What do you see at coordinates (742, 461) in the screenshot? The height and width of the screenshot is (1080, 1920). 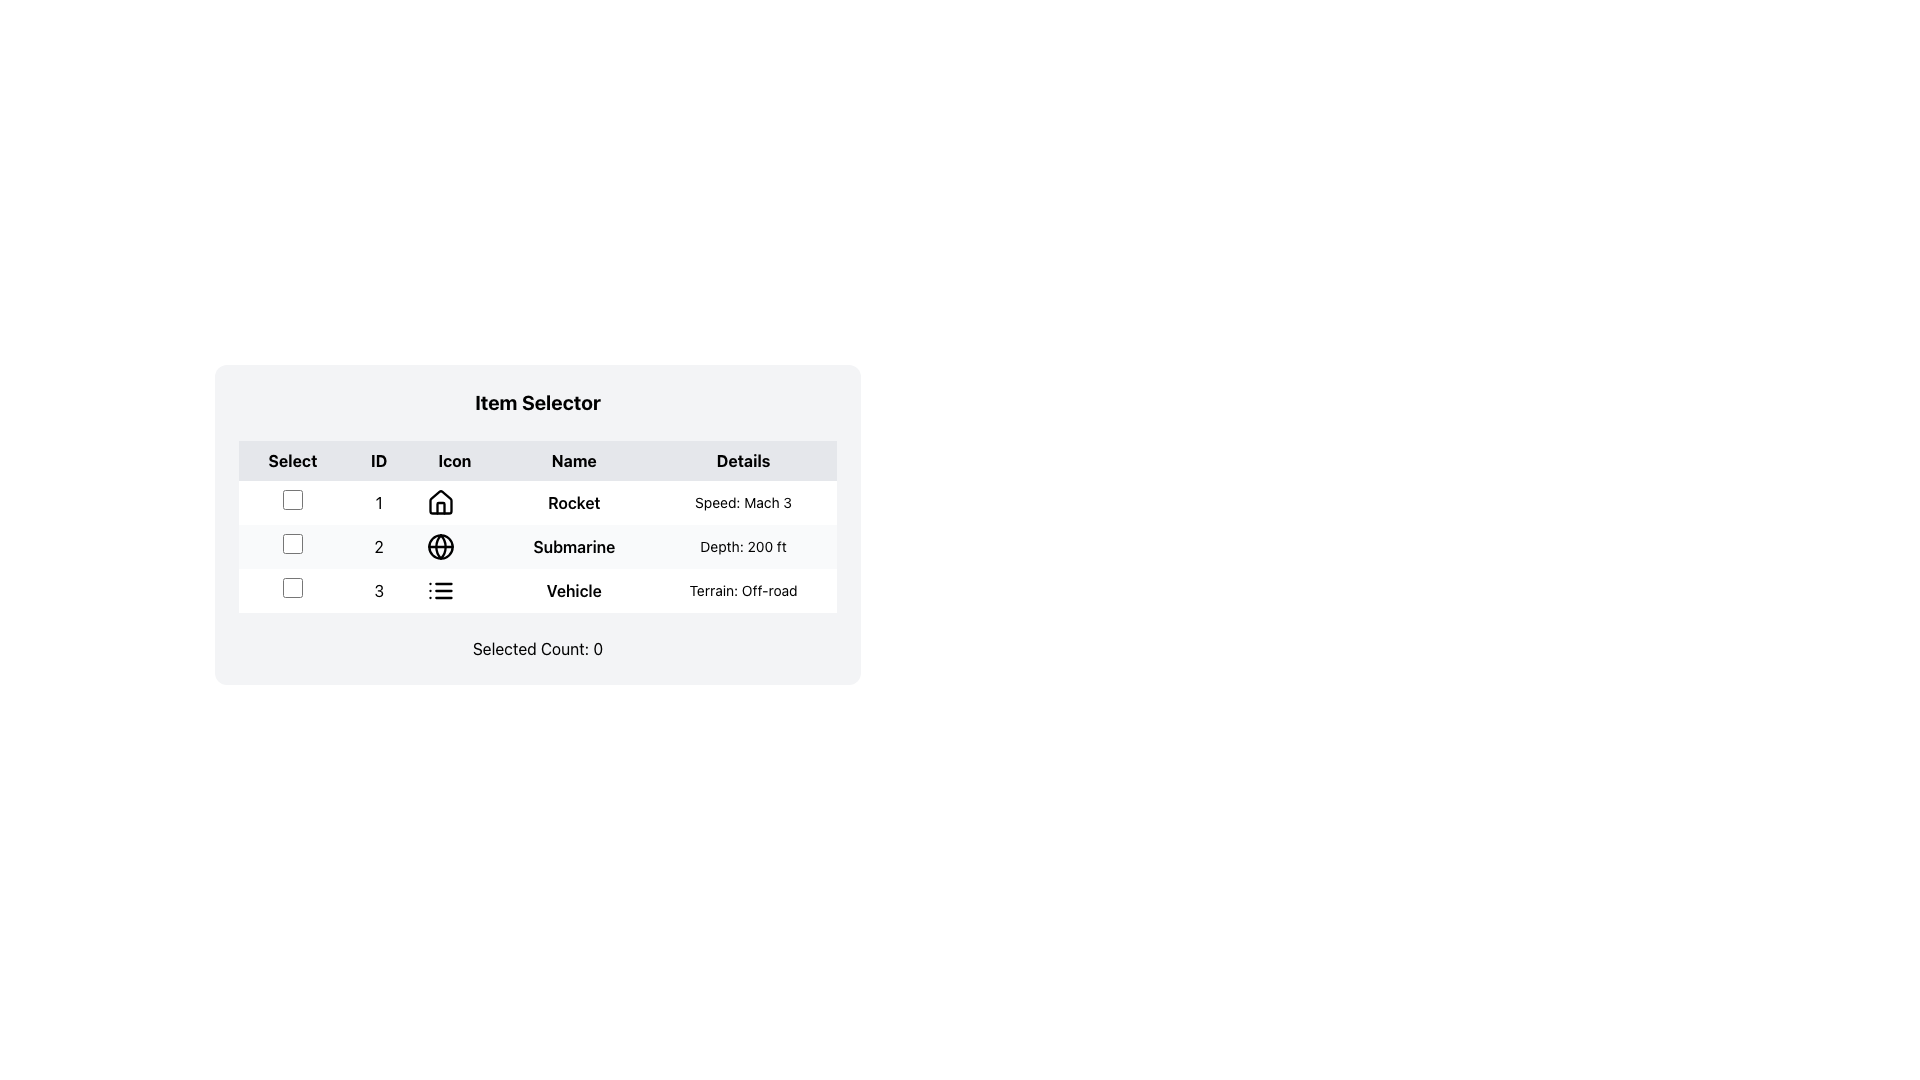 I see `the text label displaying 'Details' in bold, located in the top-right corner of the table header row with a gray background and black text` at bounding box center [742, 461].